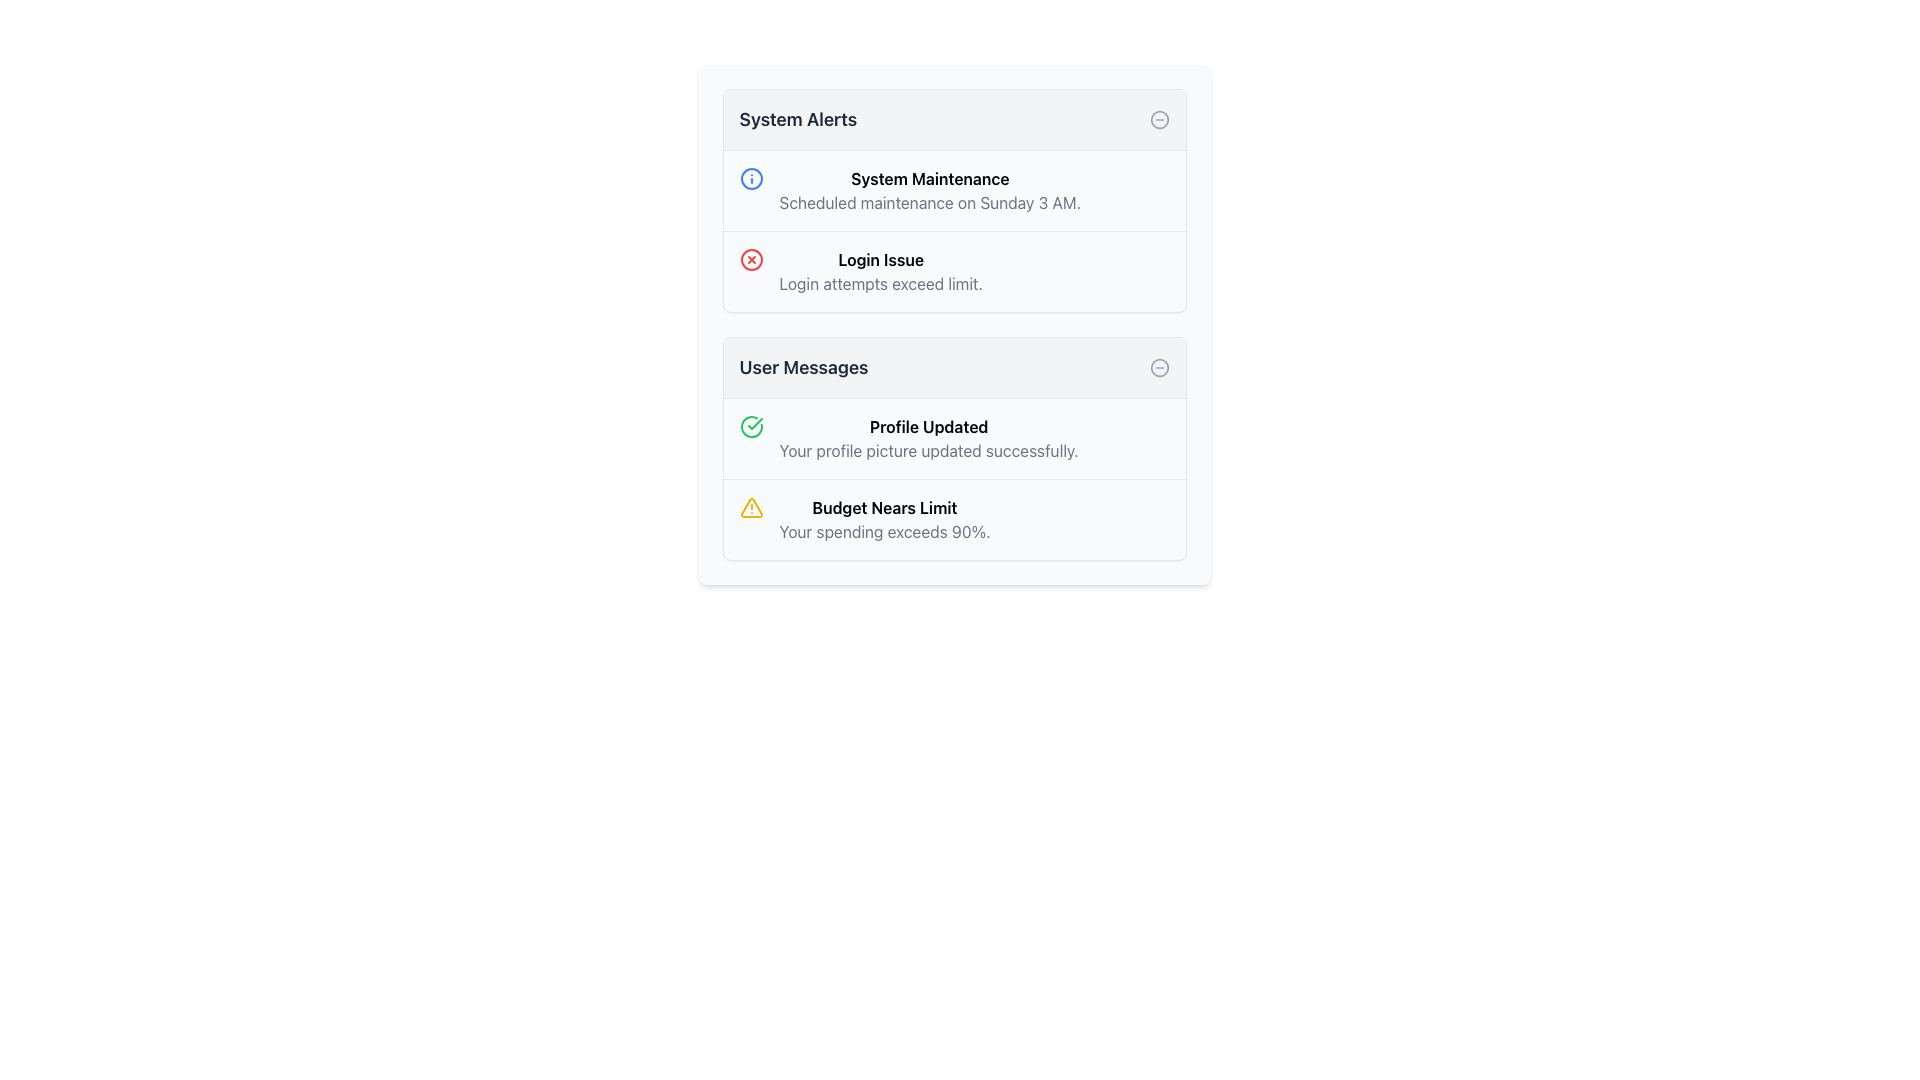  What do you see at coordinates (928, 426) in the screenshot?
I see `text label indicating the user's profile has been updated successfully, located in the second notification card within the 'User Messages' section, aligned with a green checkmark icon` at bounding box center [928, 426].